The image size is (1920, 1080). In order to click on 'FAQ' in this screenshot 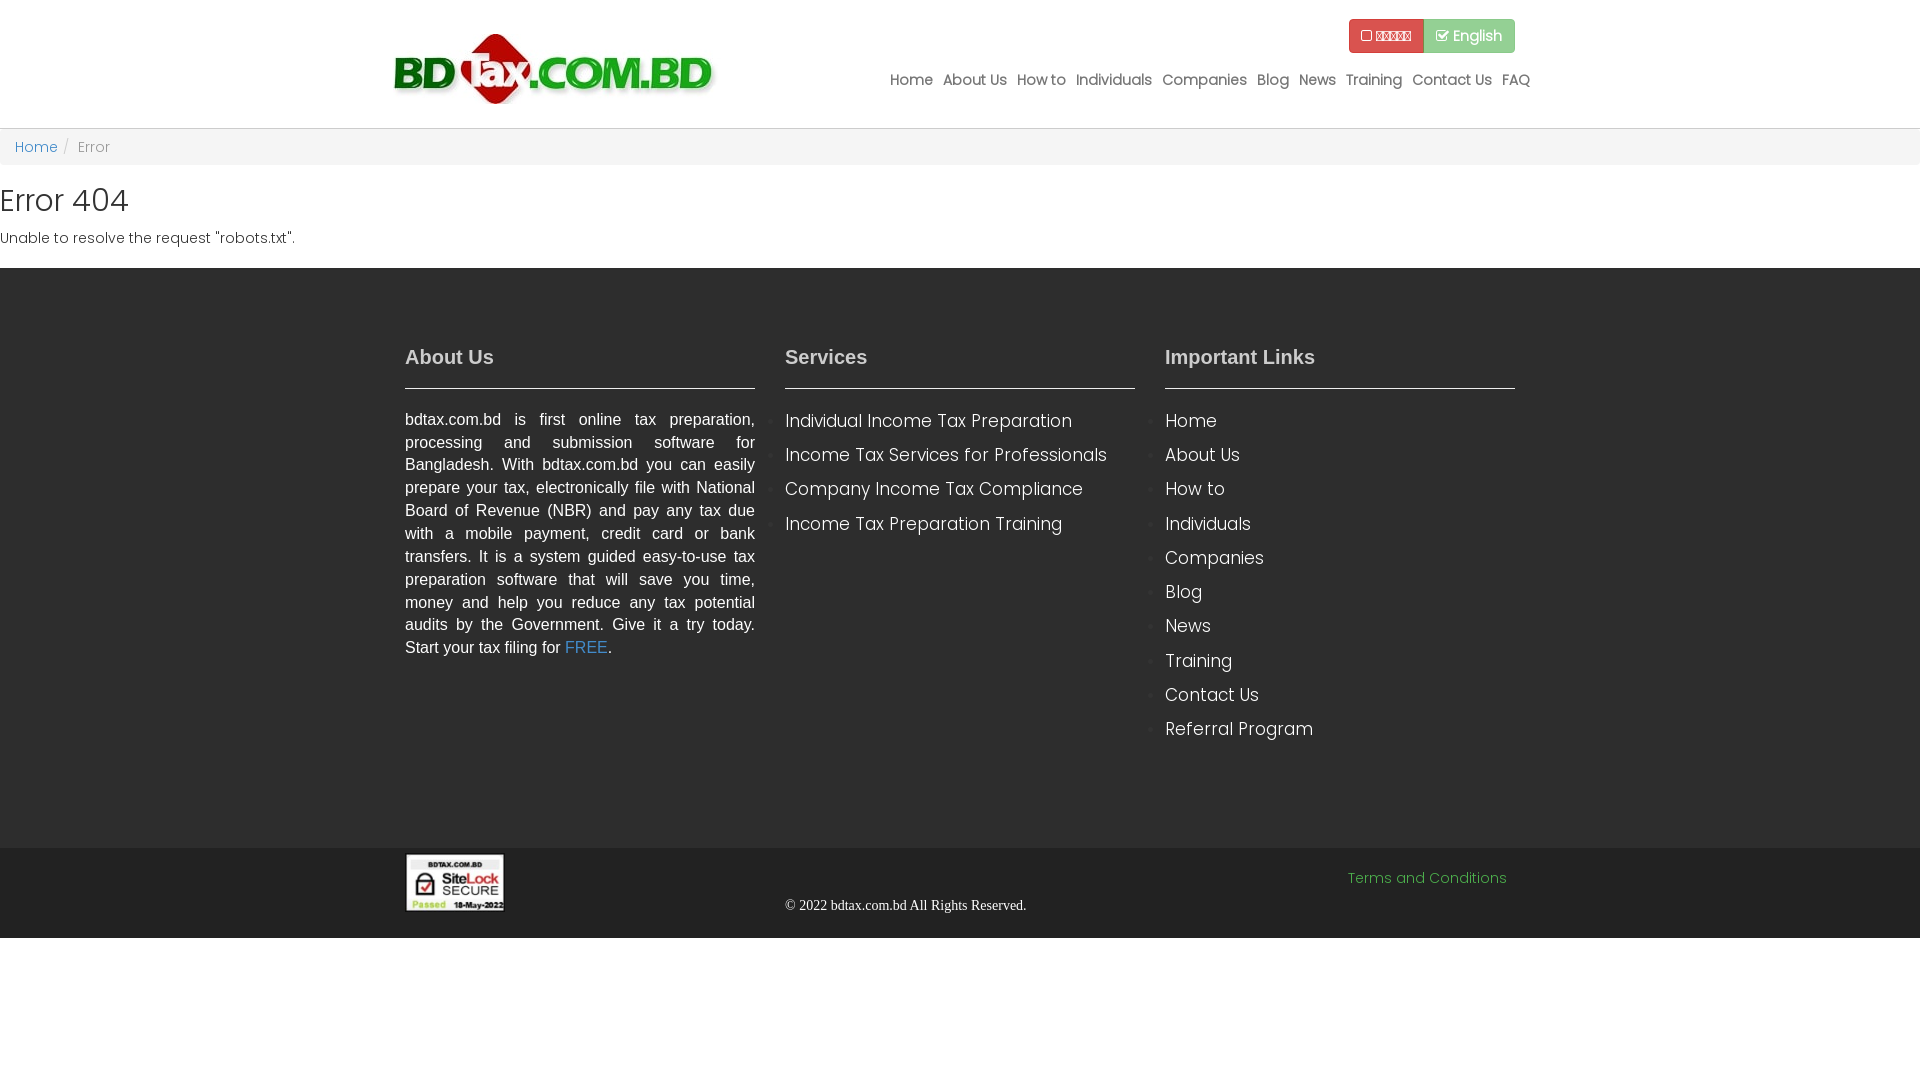, I will do `click(1516, 79)`.